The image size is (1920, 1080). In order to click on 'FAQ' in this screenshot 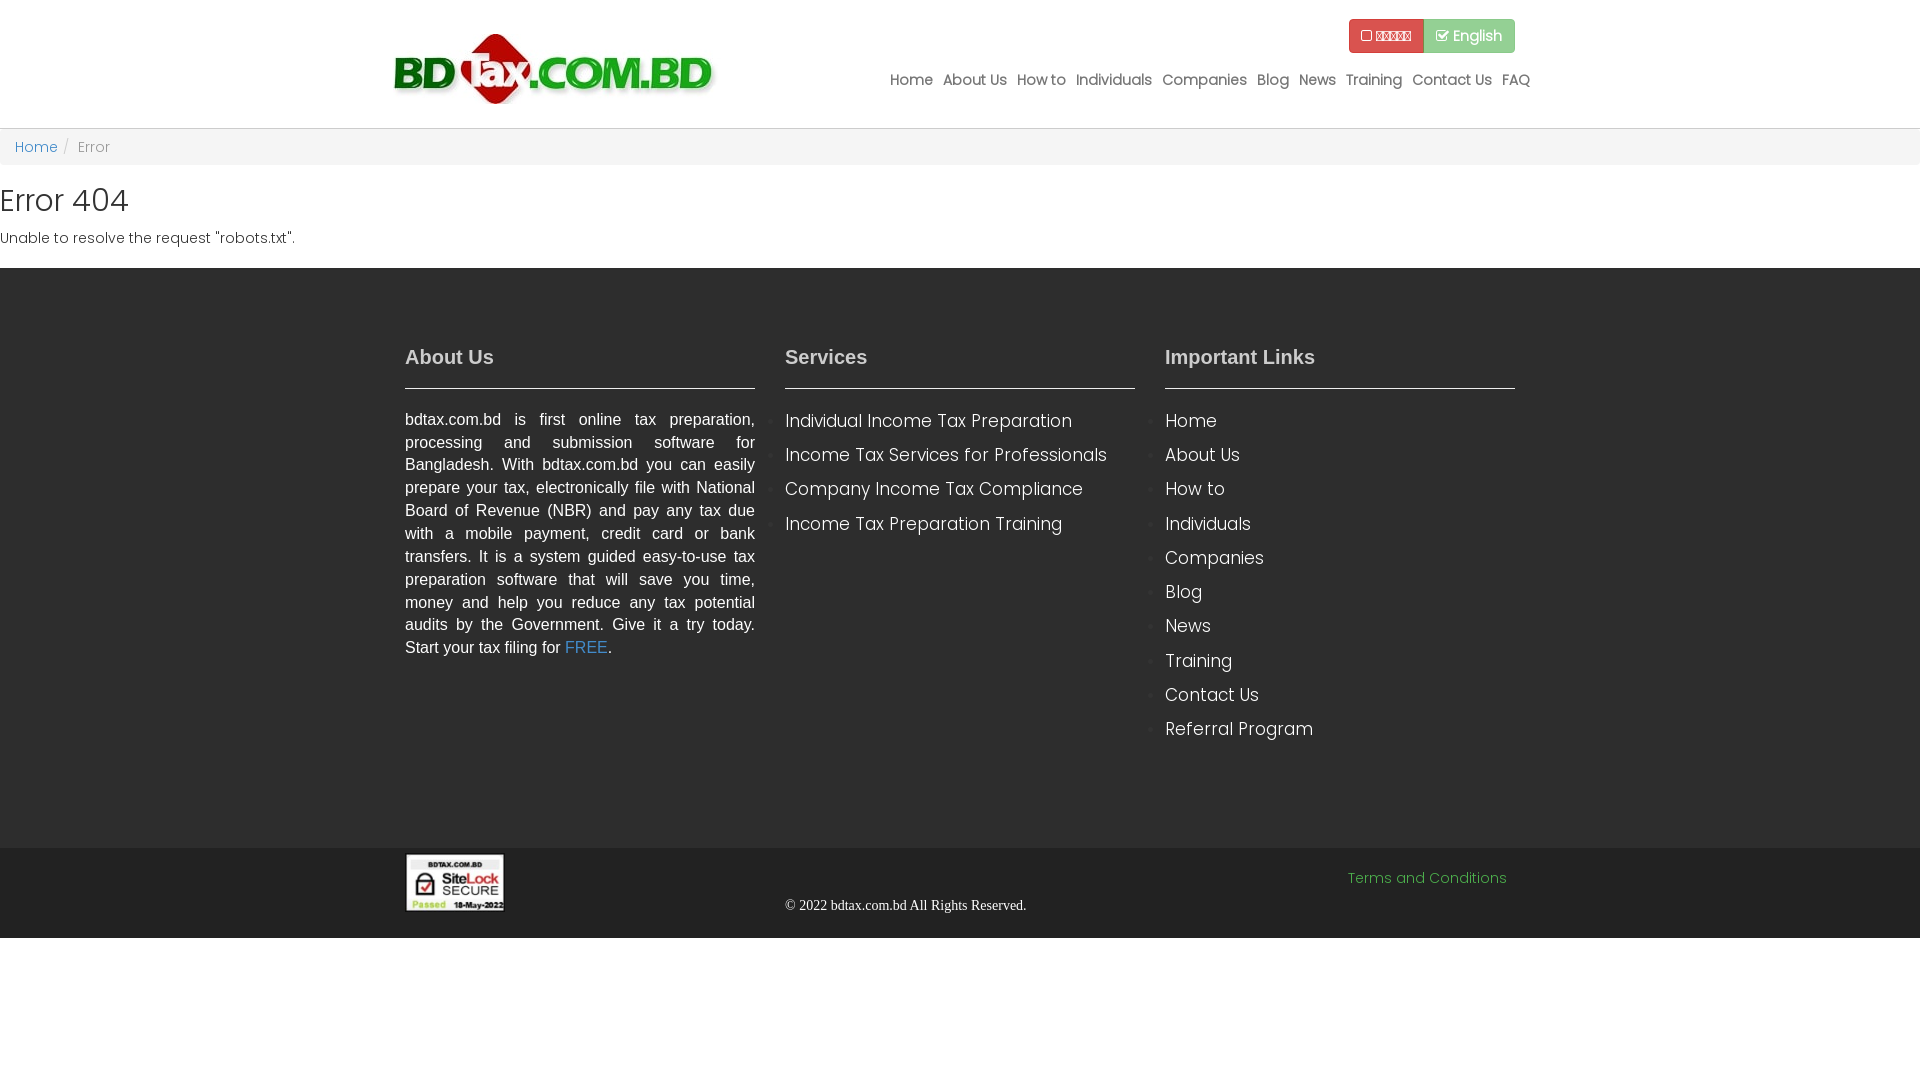, I will do `click(1516, 79)`.